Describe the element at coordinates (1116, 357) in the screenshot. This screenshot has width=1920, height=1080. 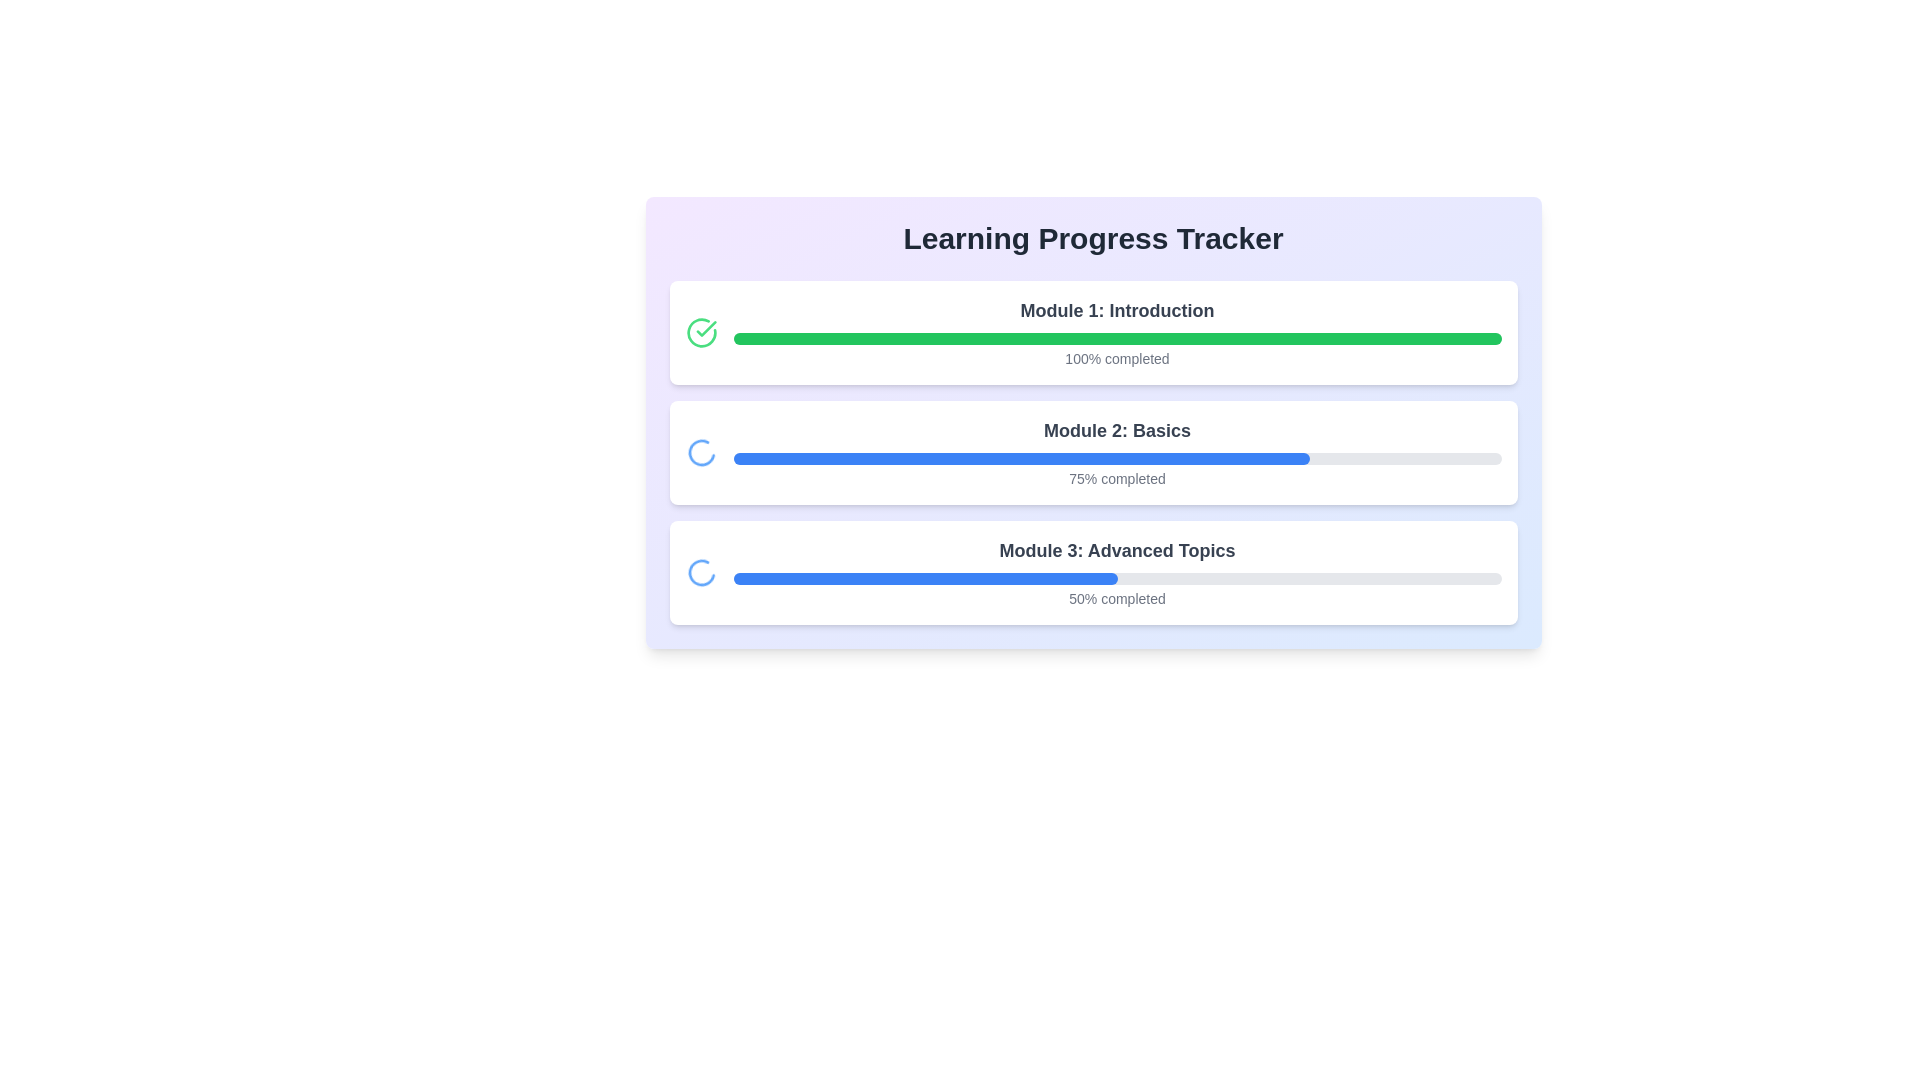
I see `the text label displaying '100% completed' which is styled in smaller gray sans-serif font and located below the green progress bar in the 'Module 1: Introduction' section` at that location.